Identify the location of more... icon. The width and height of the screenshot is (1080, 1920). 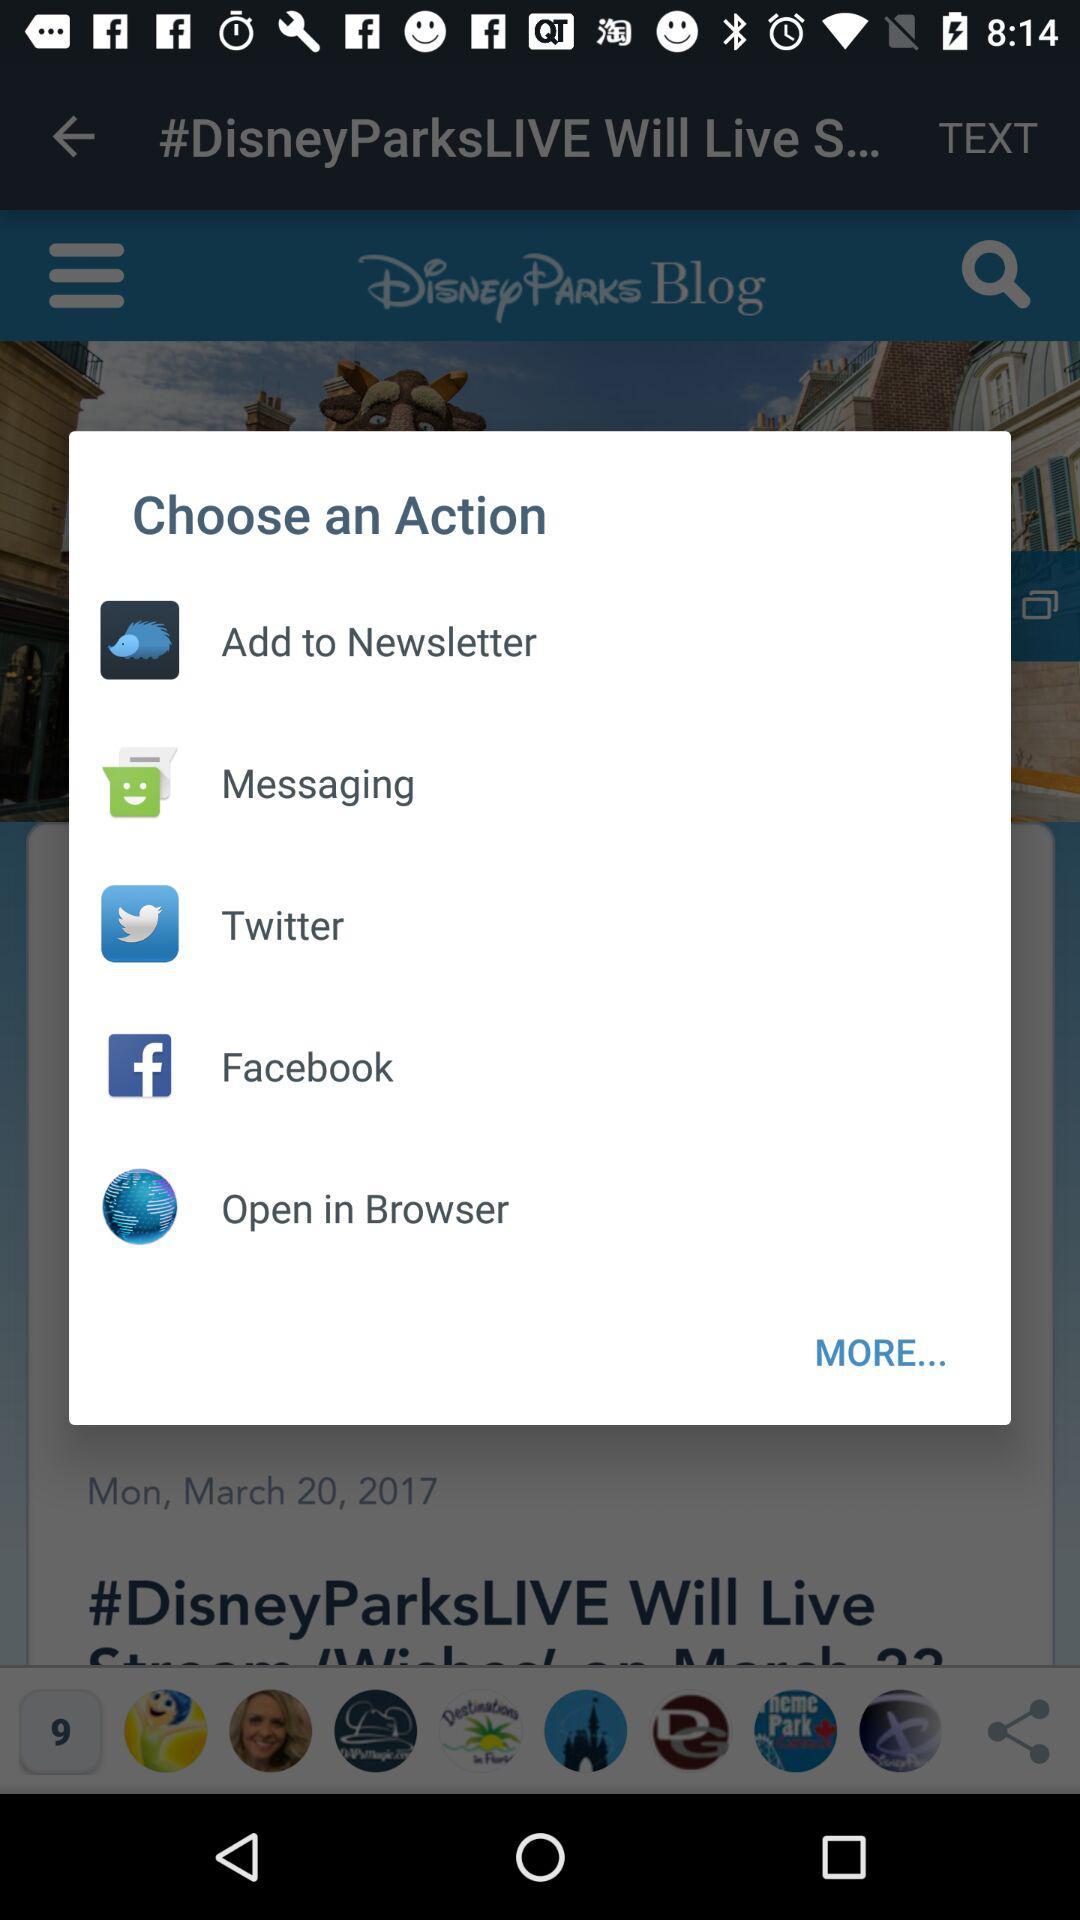
(880, 1351).